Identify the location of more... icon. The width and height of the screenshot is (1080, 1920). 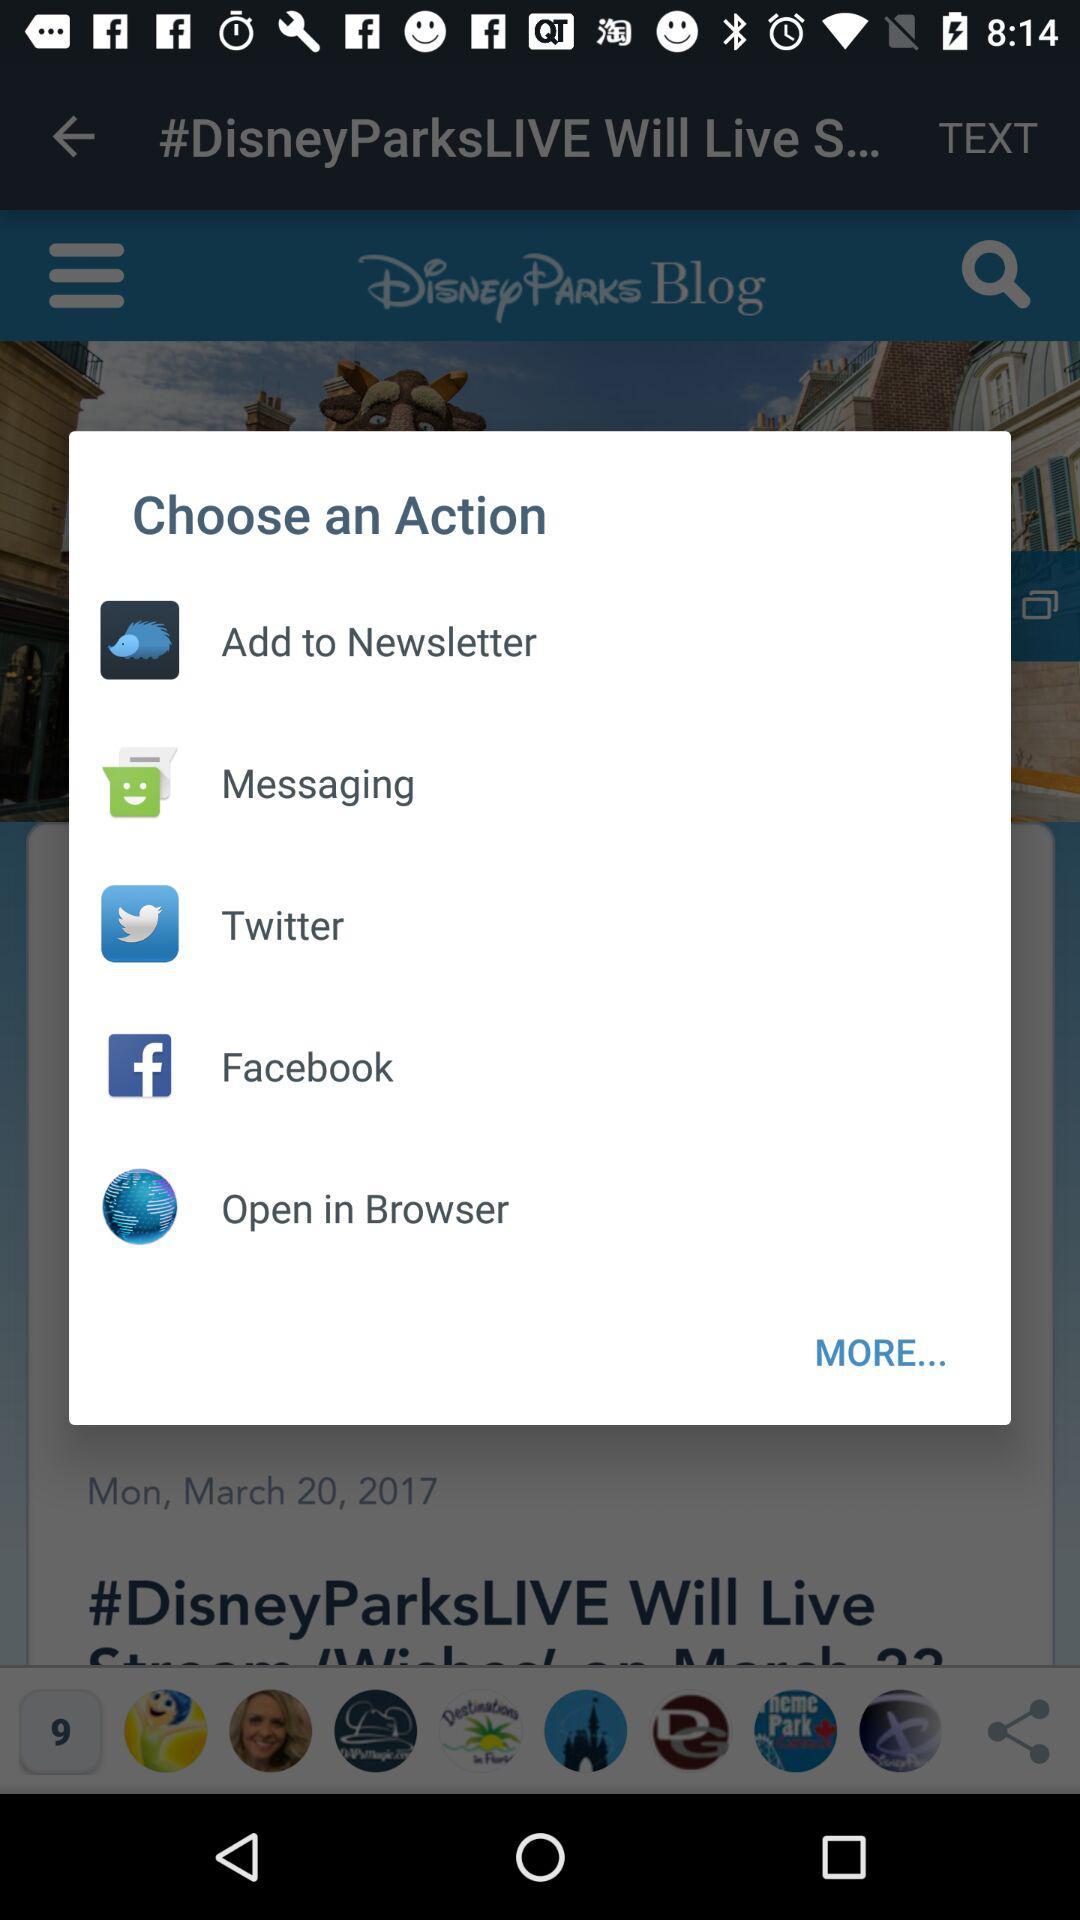
(880, 1351).